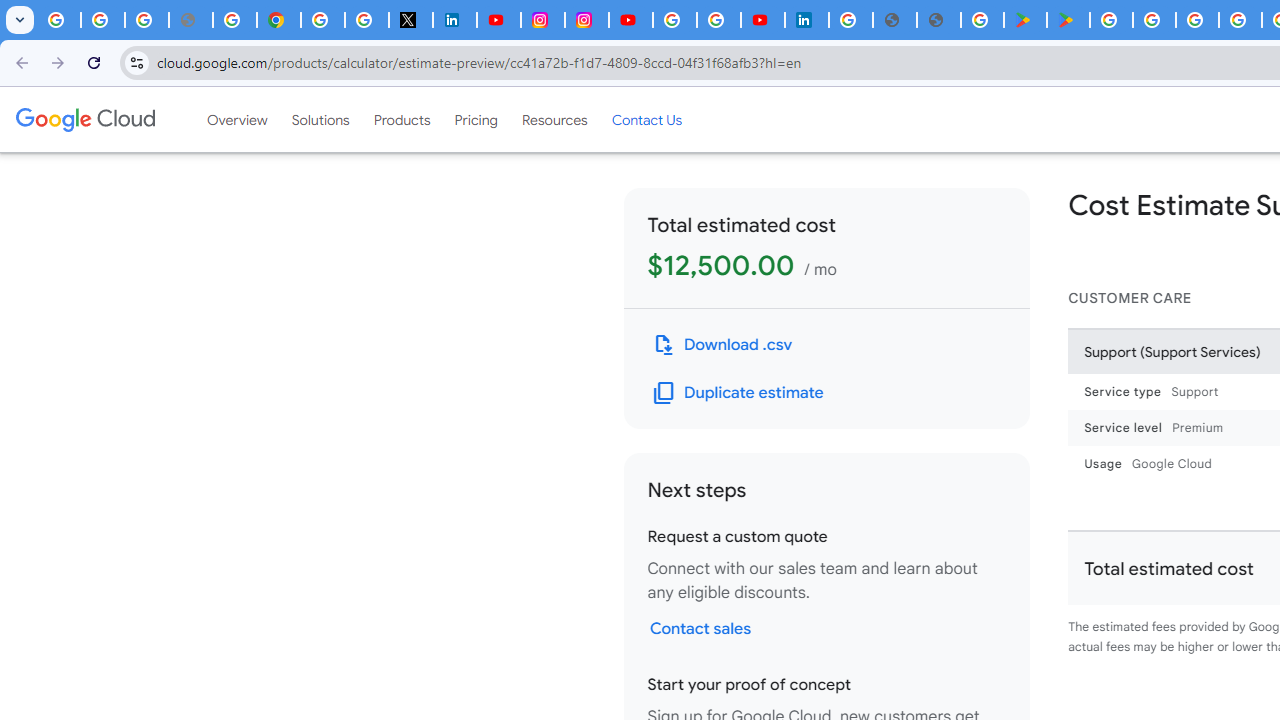 This screenshot has width=1280, height=720. Describe the element at coordinates (700, 627) in the screenshot. I see `'Contact sales'` at that location.